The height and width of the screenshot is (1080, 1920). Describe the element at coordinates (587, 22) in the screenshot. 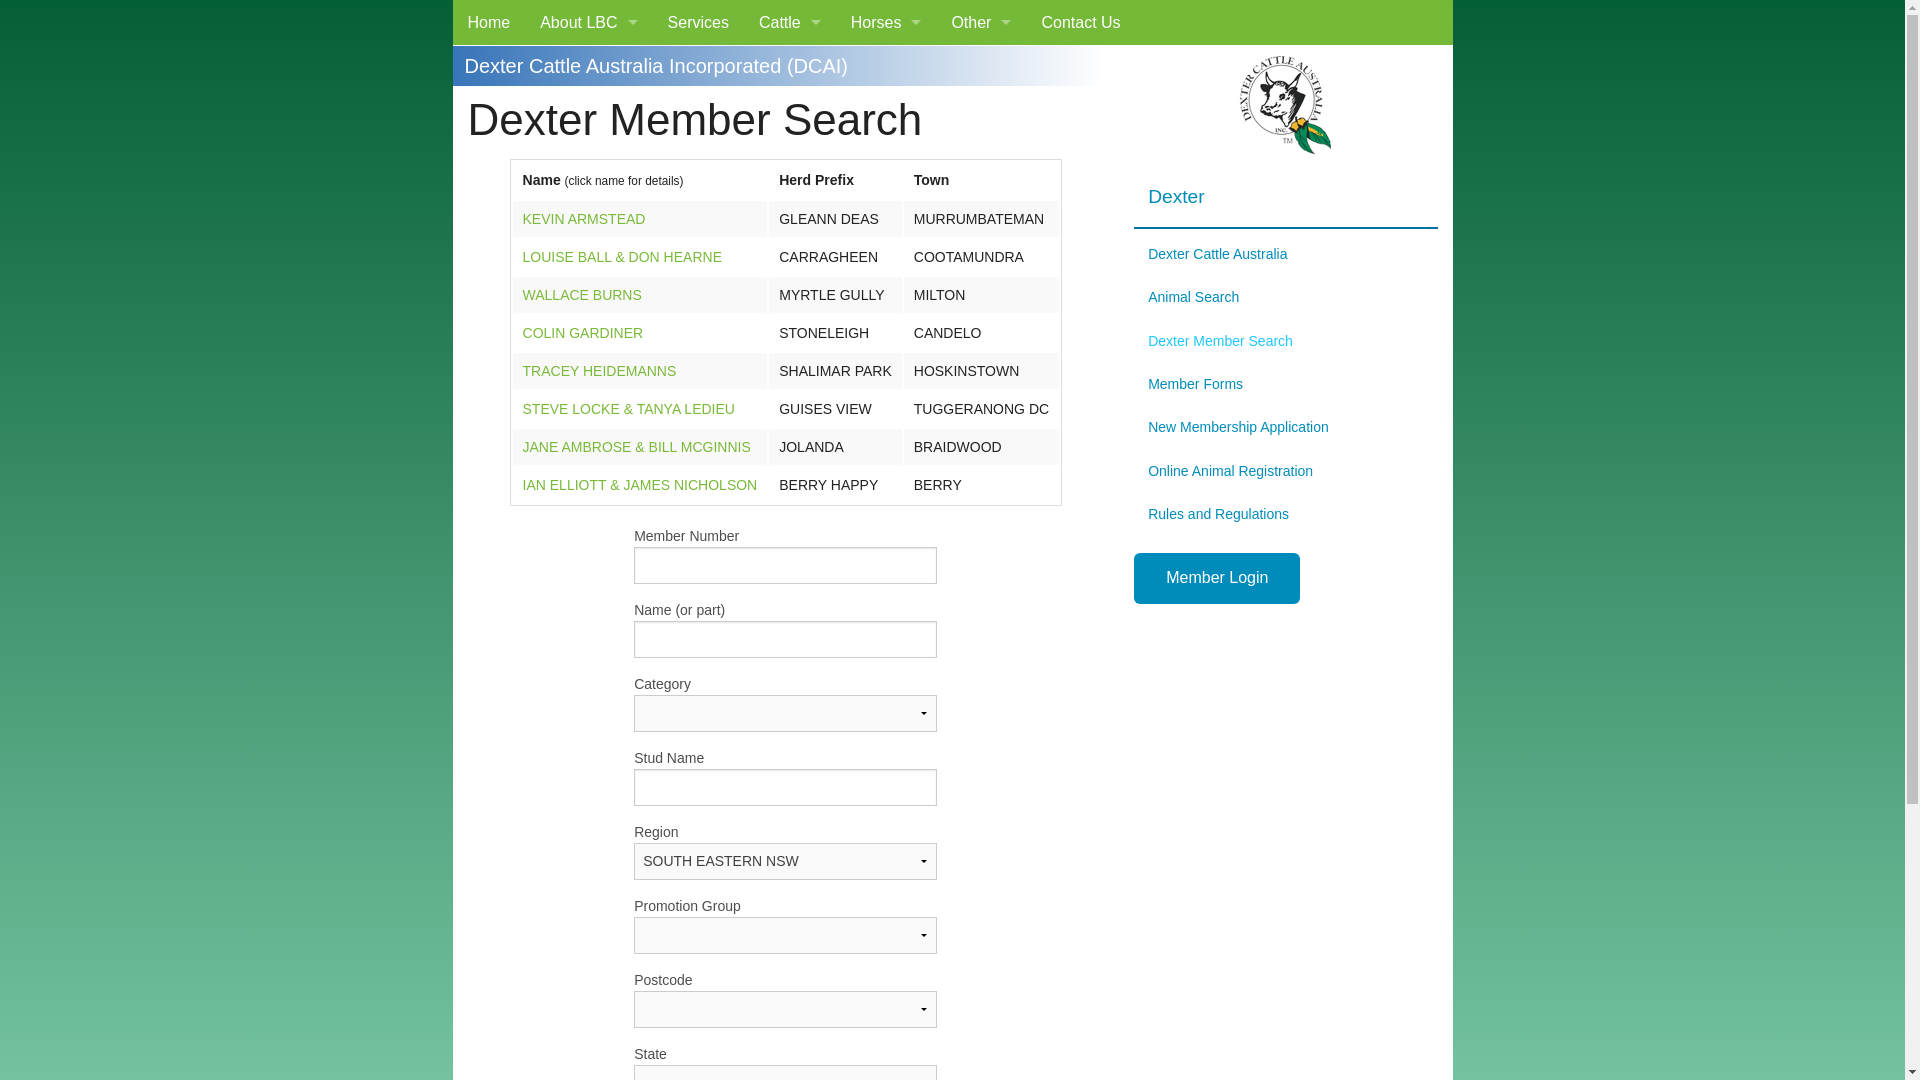

I see `'About LBC'` at that location.